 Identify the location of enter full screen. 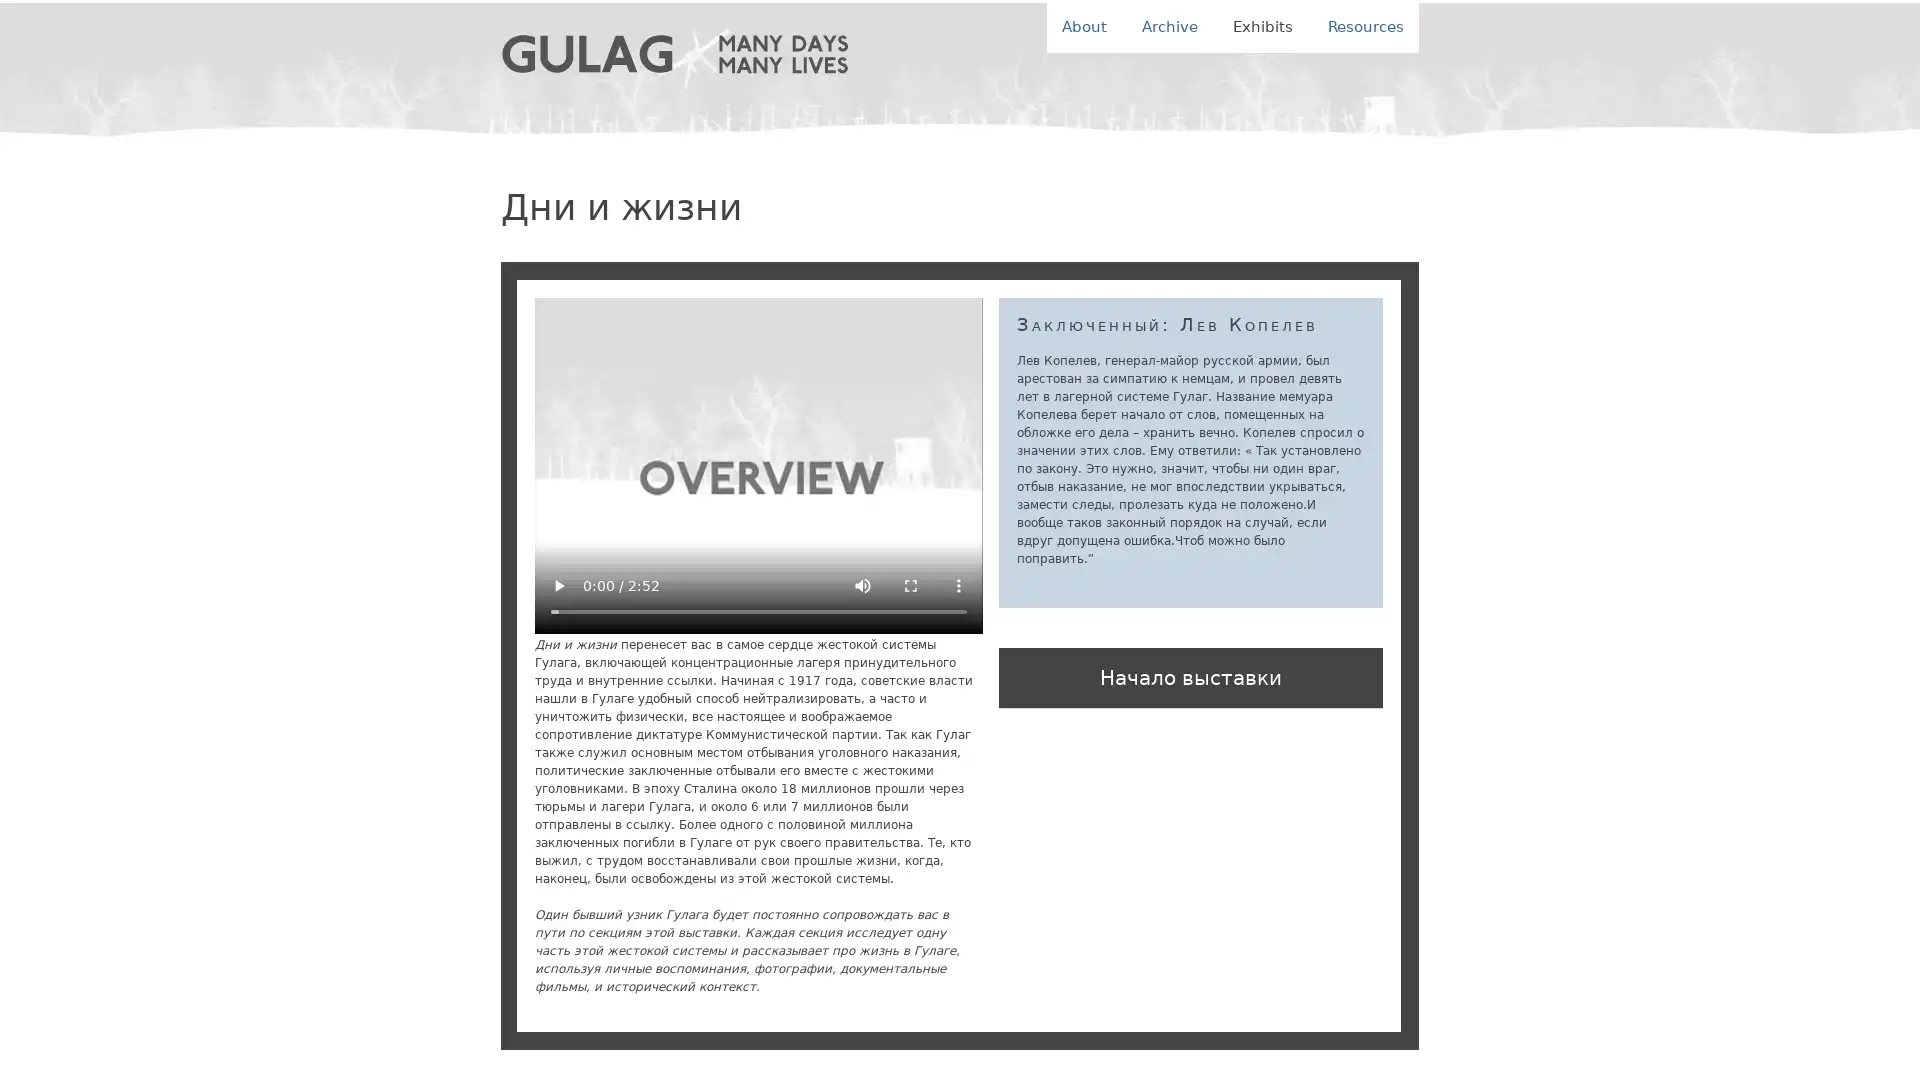
(910, 585).